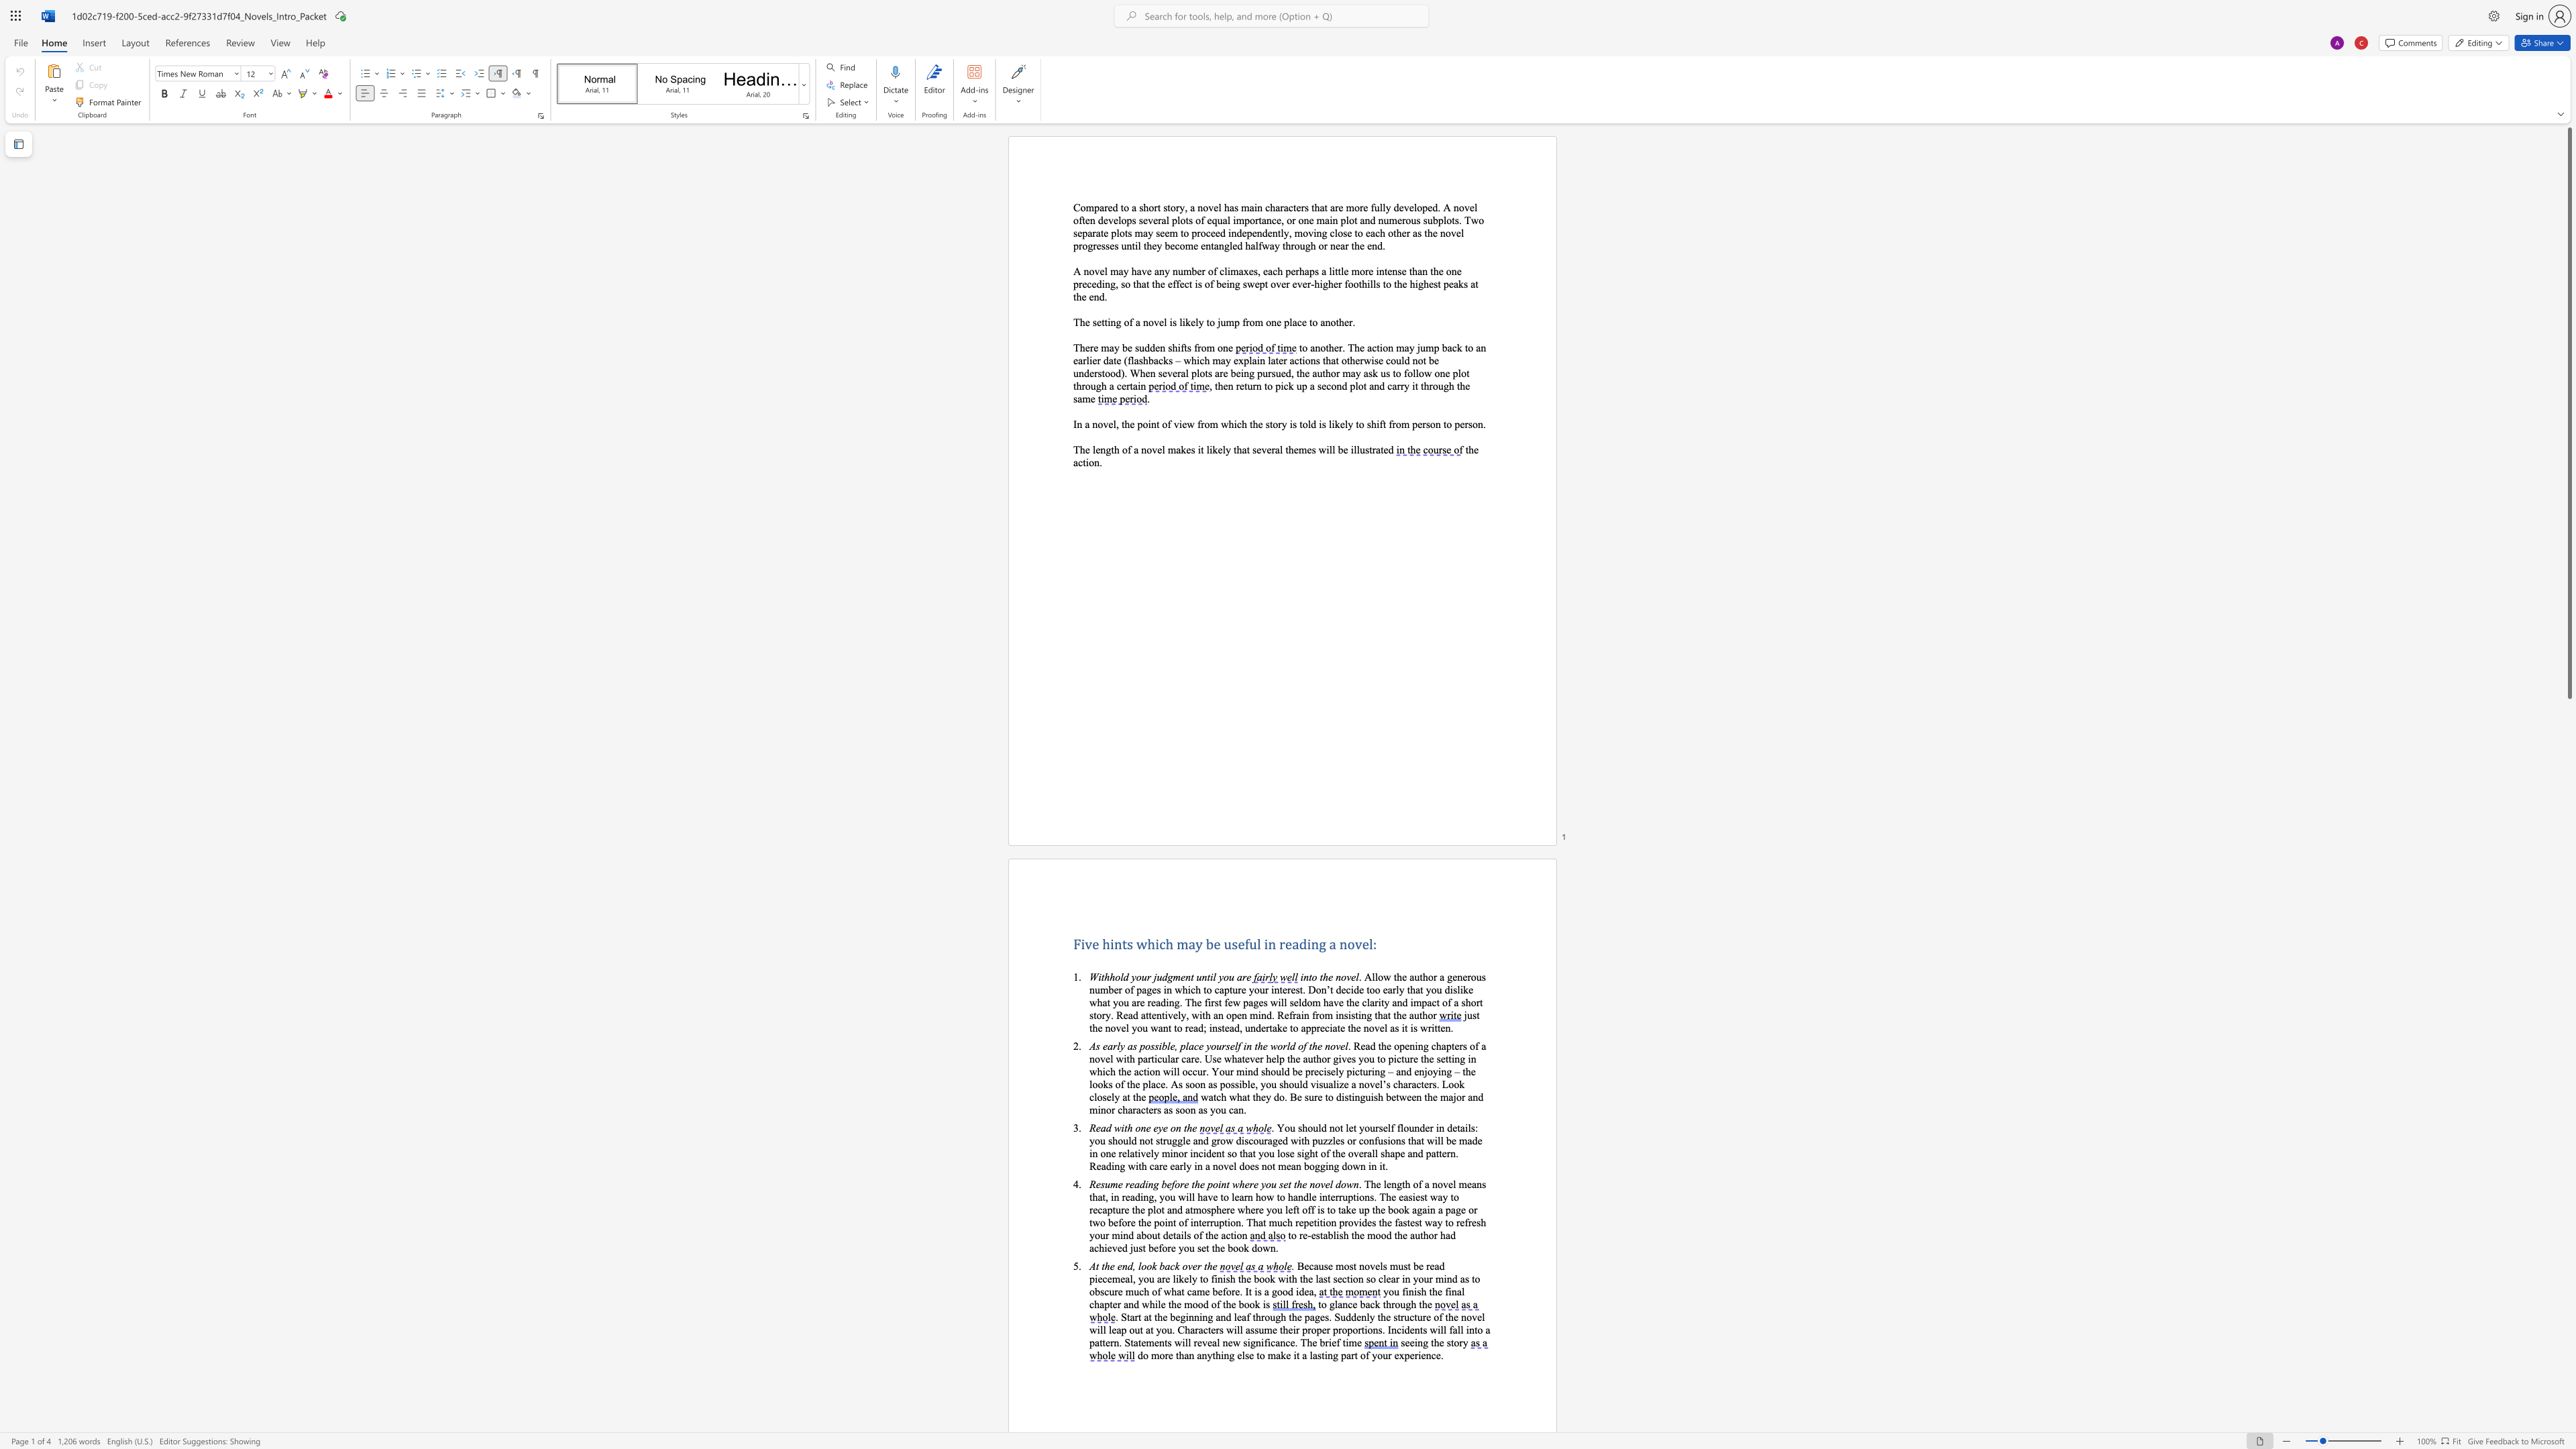 The width and height of the screenshot is (2576, 1449). Describe the element at coordinates (1265, 1303) in the screenshot. I see `the space between the continuous character "i" and "s" in the text` at that location.